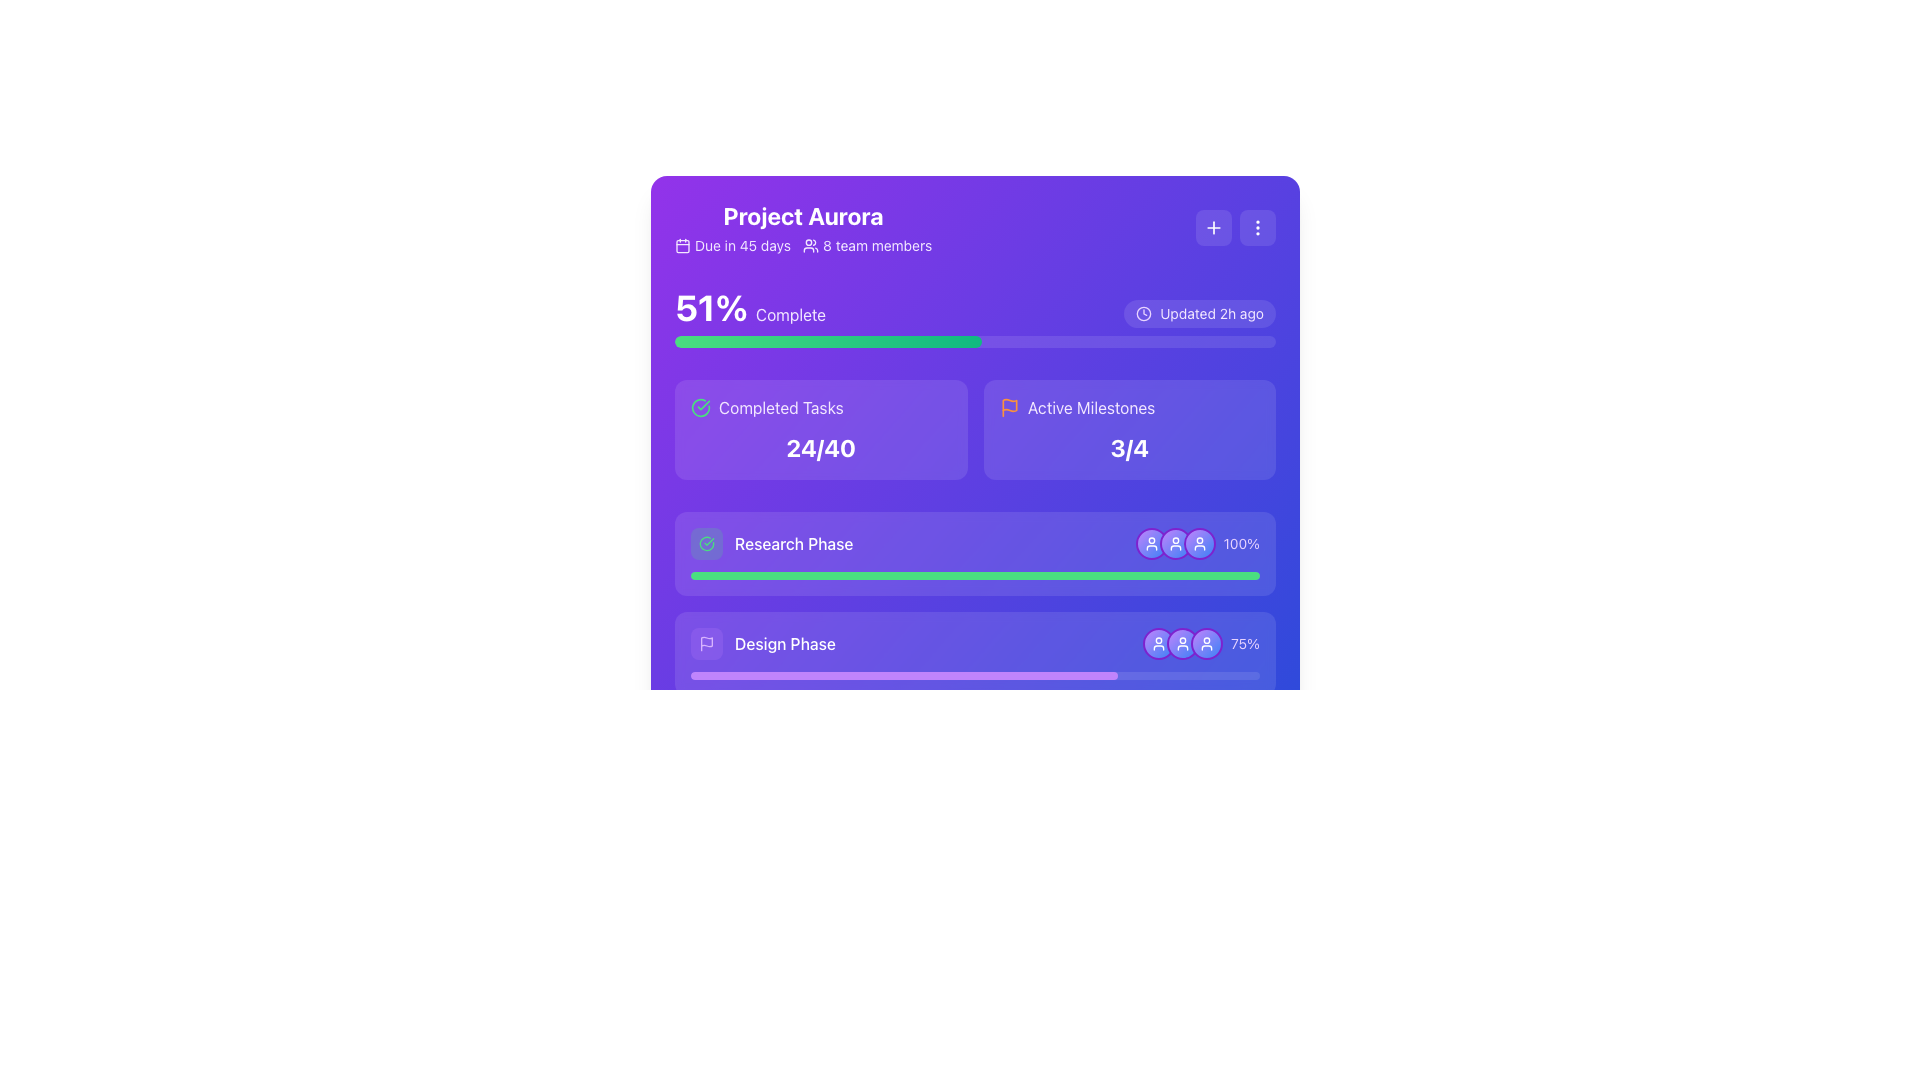  What do you see at coordinates (1175, 543) in the screenshot?
I see `the user profile SVG icon located` at bounding box center [1175, 543].